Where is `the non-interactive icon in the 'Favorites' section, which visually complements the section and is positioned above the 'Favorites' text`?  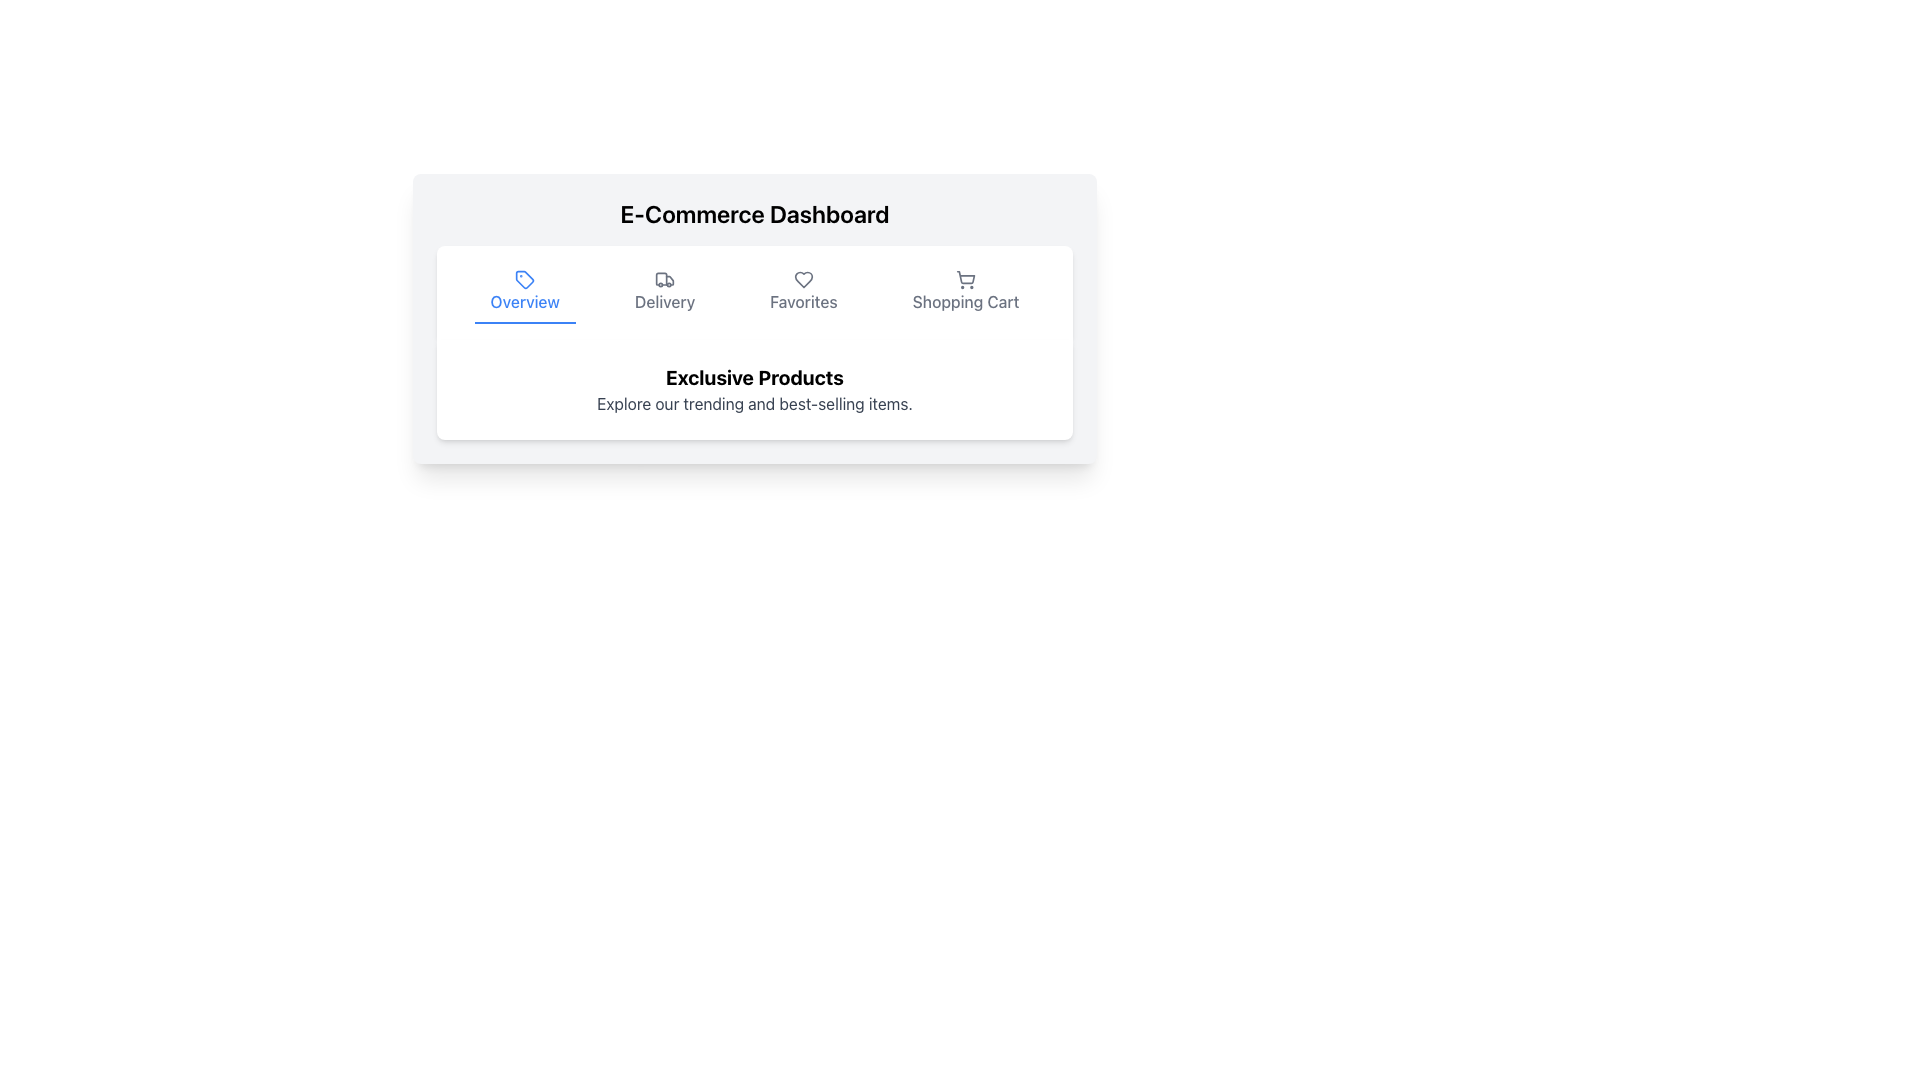
the non-interactive icon in the 'Favorites' section, which visually complements the section and is positioned above the 'Favorites' text is located at coordinates (803, 280).